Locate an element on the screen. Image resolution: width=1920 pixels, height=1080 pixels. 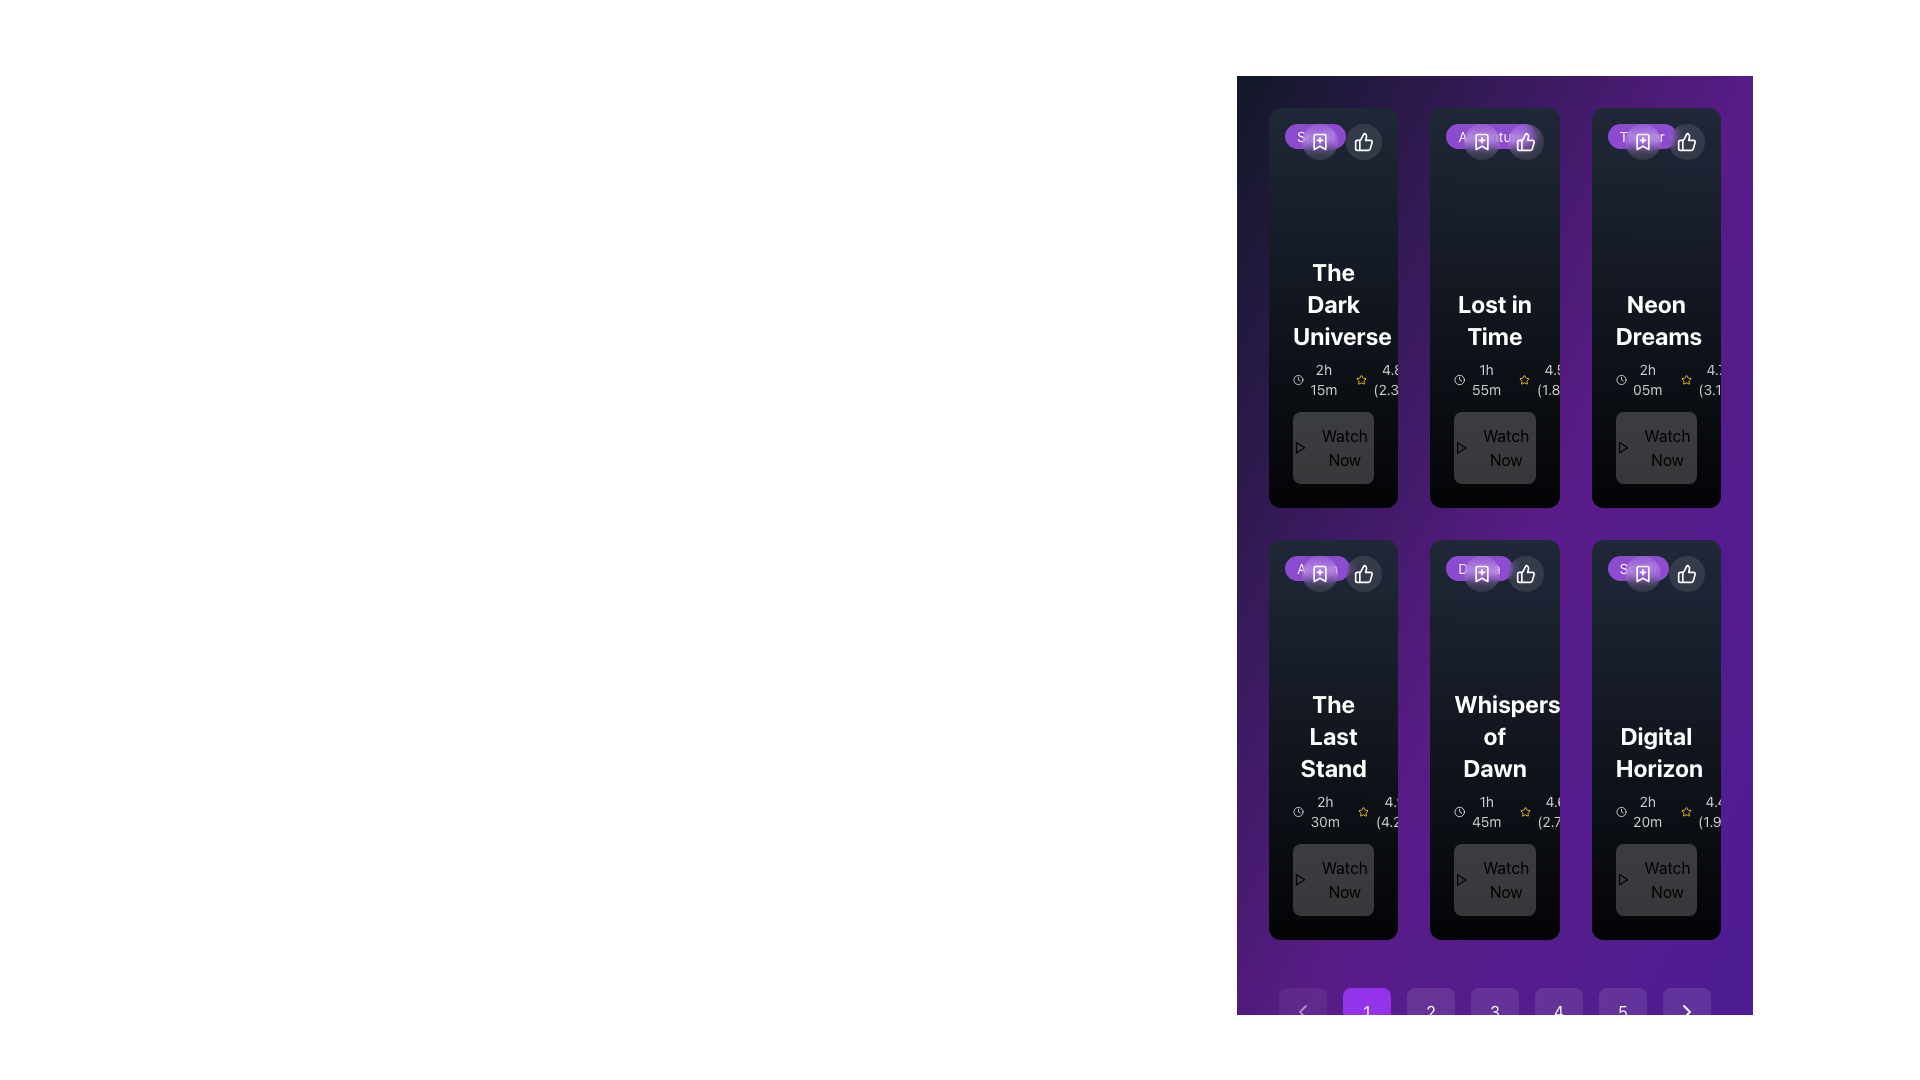
the Bookmark Icon located at the top-right section of the card labeled 'Digital Horizon' to bookmark the item for later revisit is located at coordinates (1642, 574).